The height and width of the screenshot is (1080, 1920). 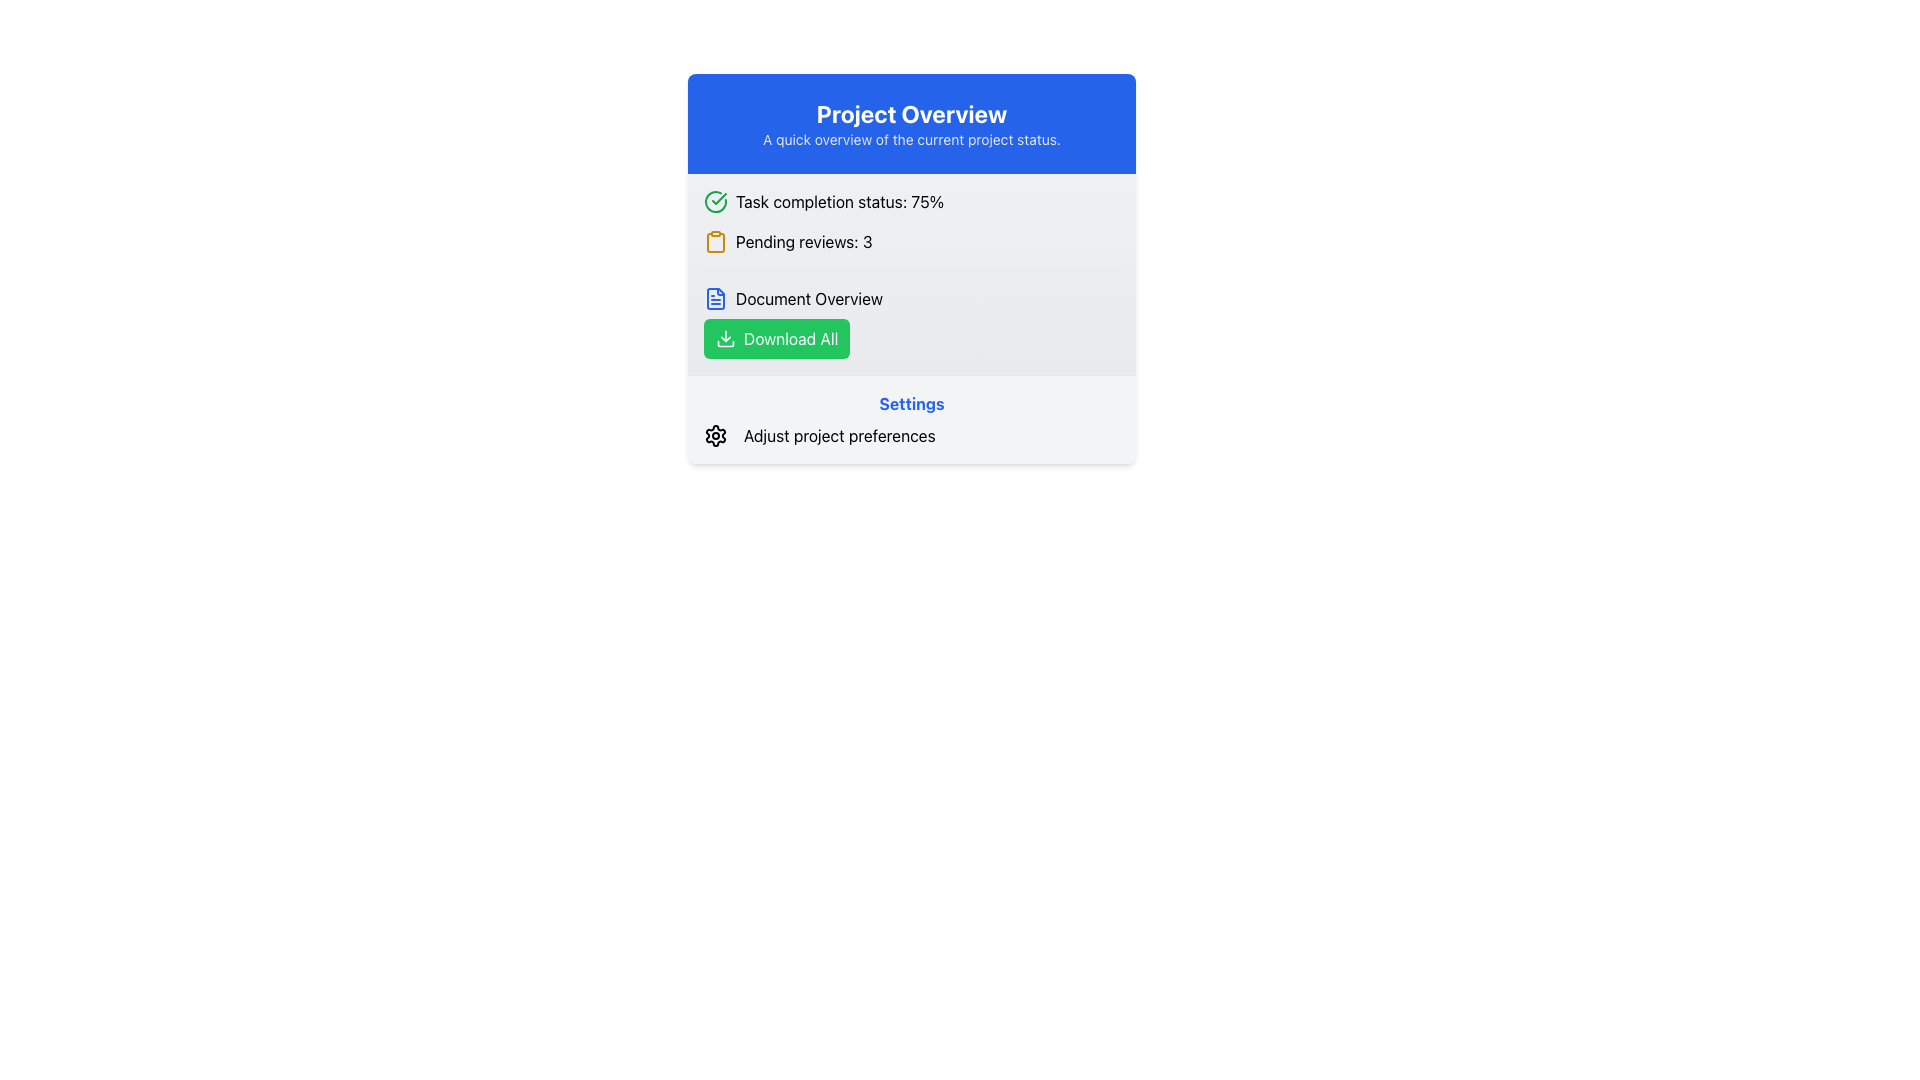 I want to click on the 'Project Overview' text label, which is styled in white text on a blue background and is centrally aligned in the upper section of a card-like component, so click(x=911, y=114).